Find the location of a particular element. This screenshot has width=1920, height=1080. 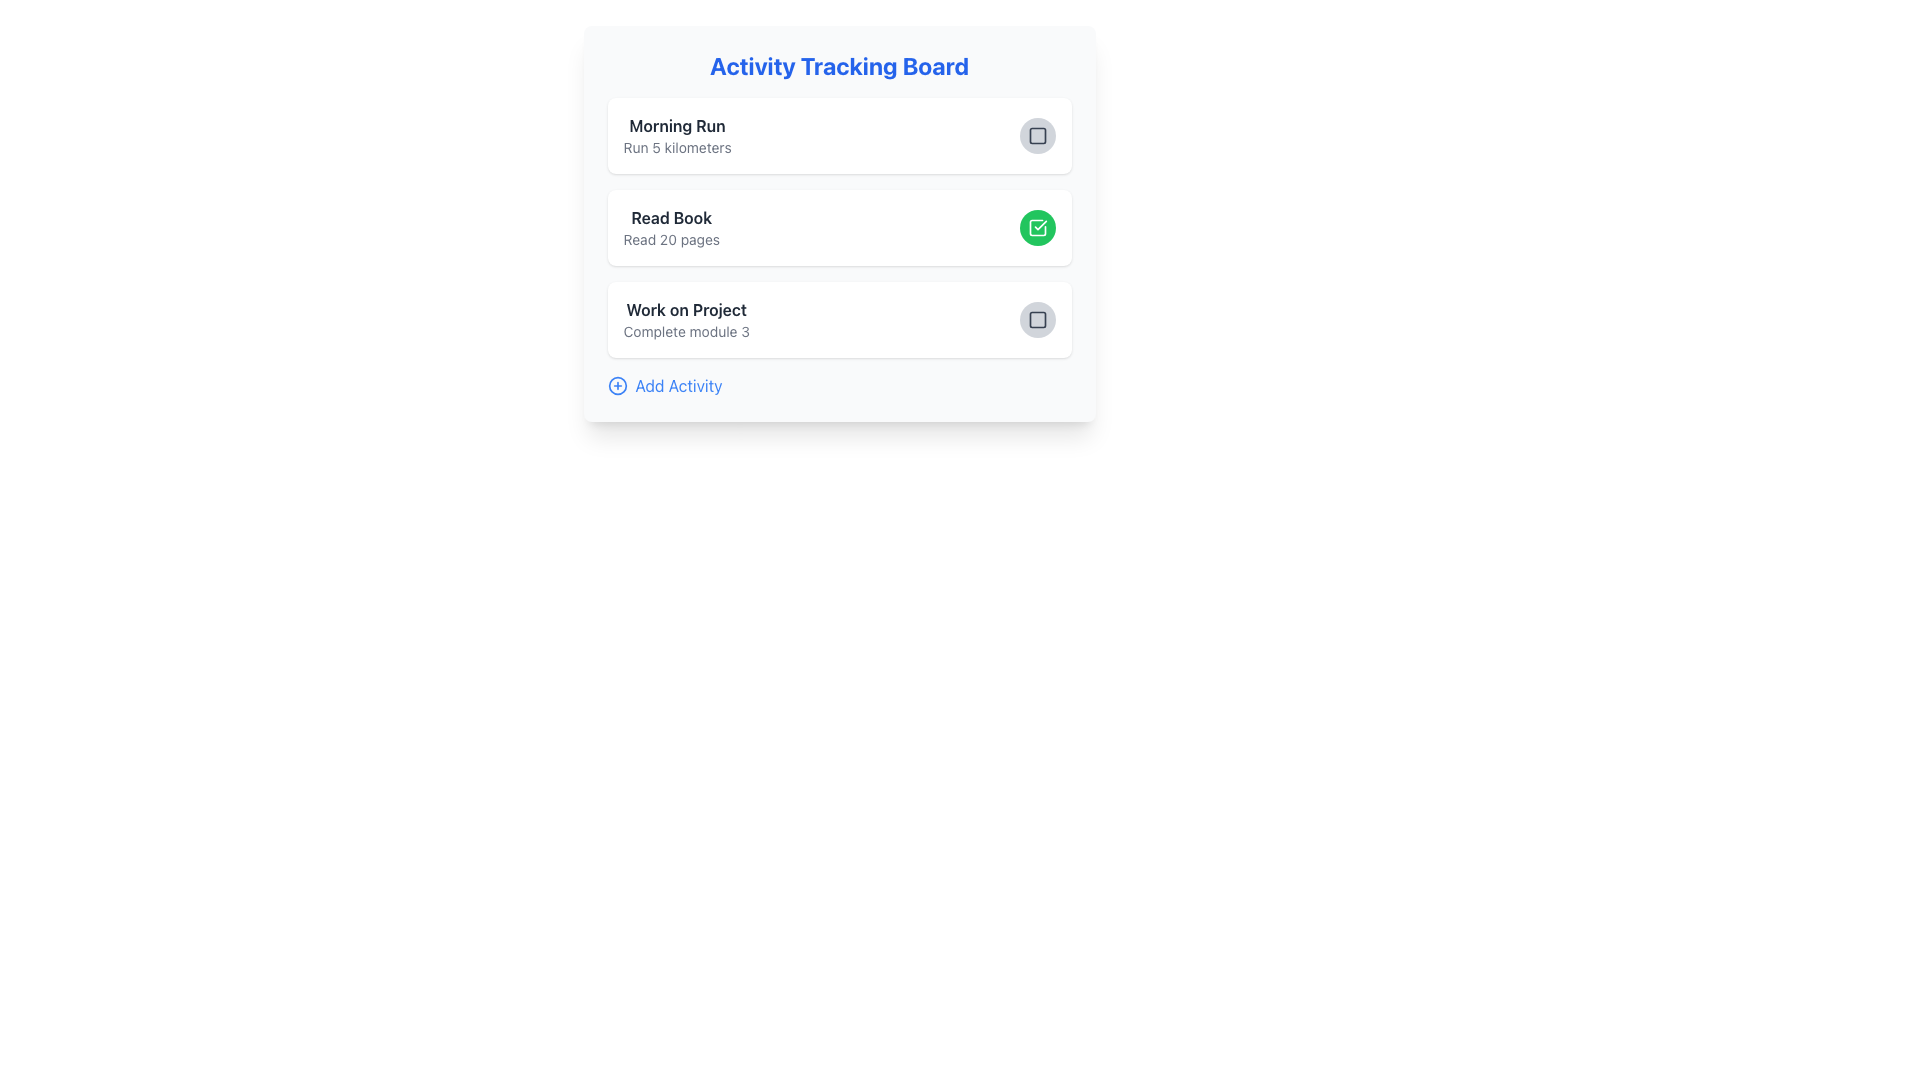

the 'Add New Activity' button located at the bottom of the 'Activity Tracking Board' section to initiate adding a new activity is located at coordinates (665, 385).